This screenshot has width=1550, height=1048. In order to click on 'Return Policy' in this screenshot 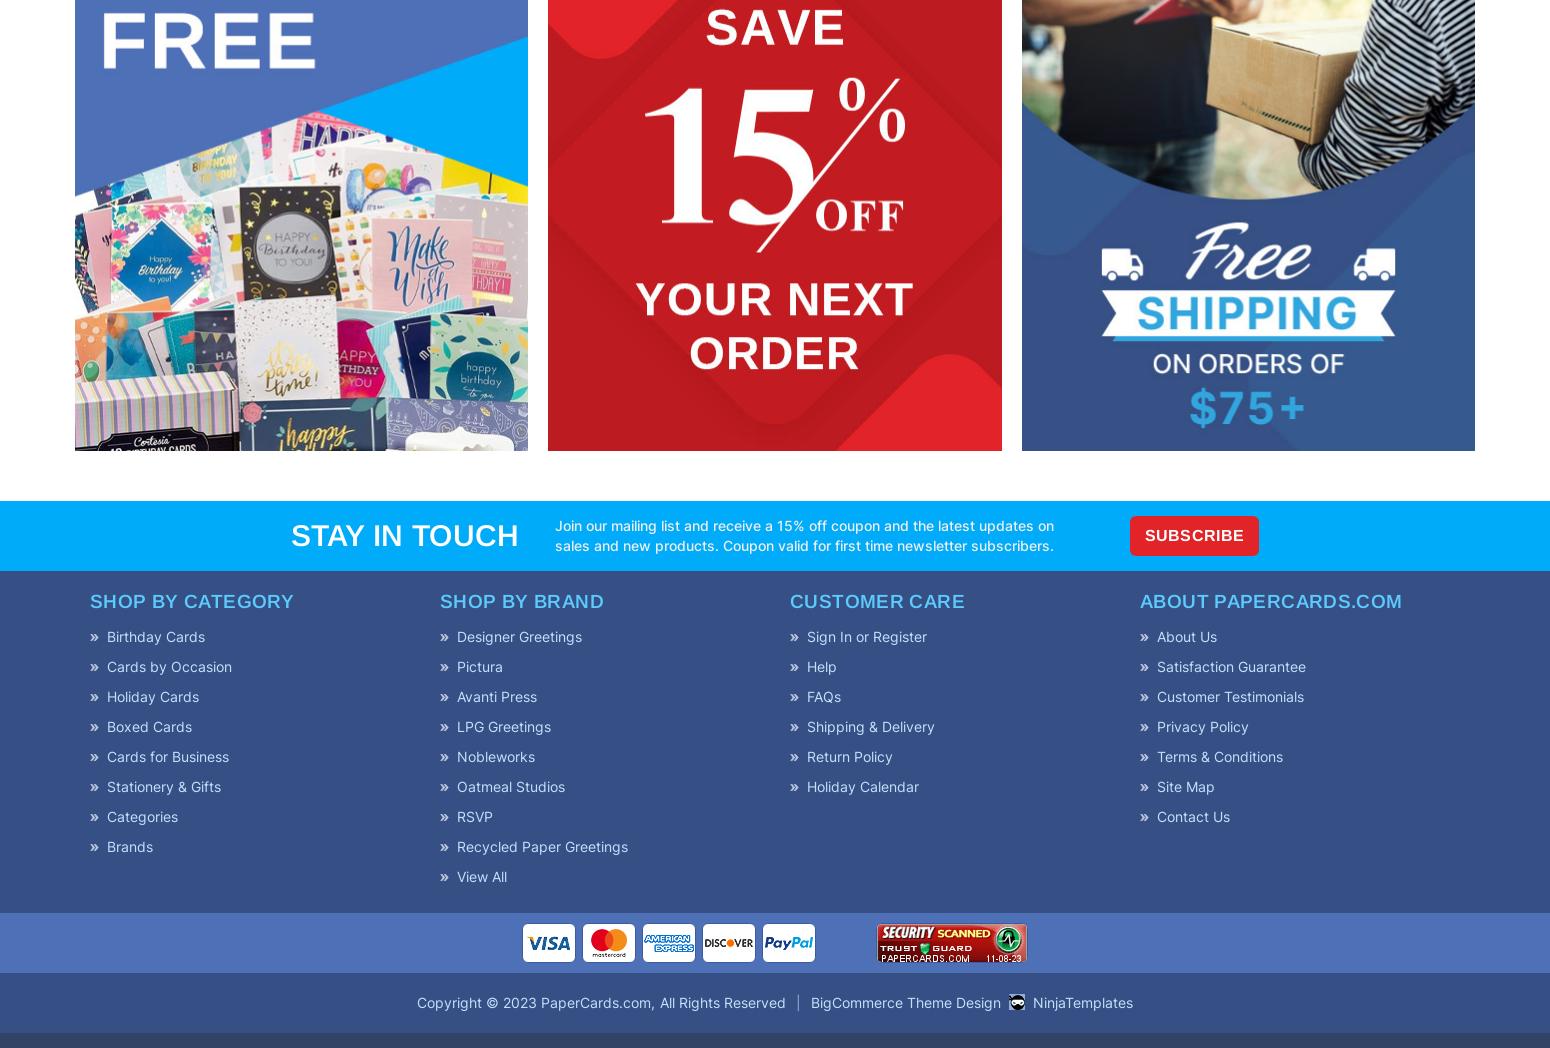, I will do `click(849, 755)`.